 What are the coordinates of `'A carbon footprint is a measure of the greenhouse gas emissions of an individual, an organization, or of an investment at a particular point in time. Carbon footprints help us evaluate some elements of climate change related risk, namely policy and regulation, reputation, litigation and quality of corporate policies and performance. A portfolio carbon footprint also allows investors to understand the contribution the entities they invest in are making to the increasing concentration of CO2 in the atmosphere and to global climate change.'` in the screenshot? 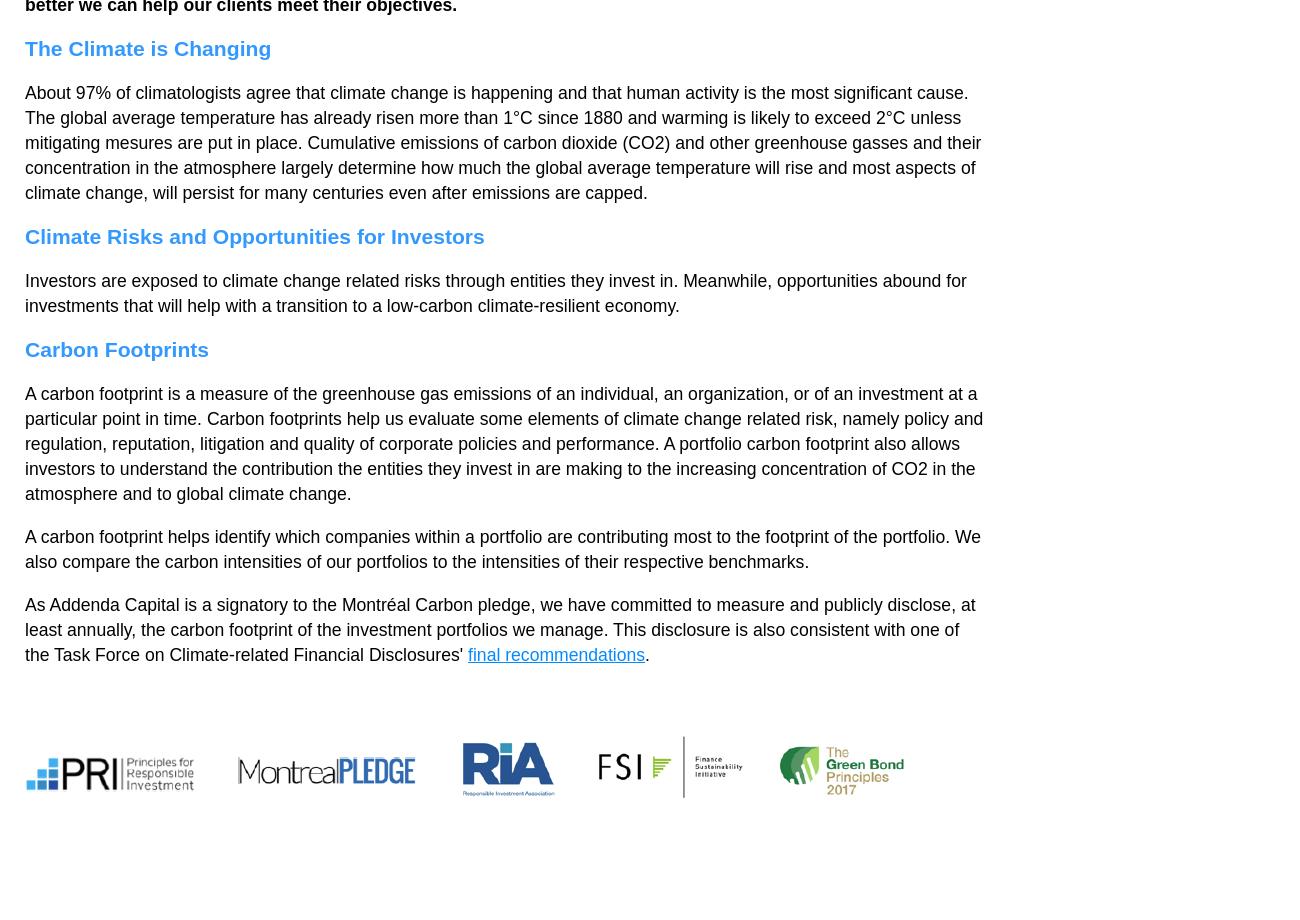 It's located at (504, 442).